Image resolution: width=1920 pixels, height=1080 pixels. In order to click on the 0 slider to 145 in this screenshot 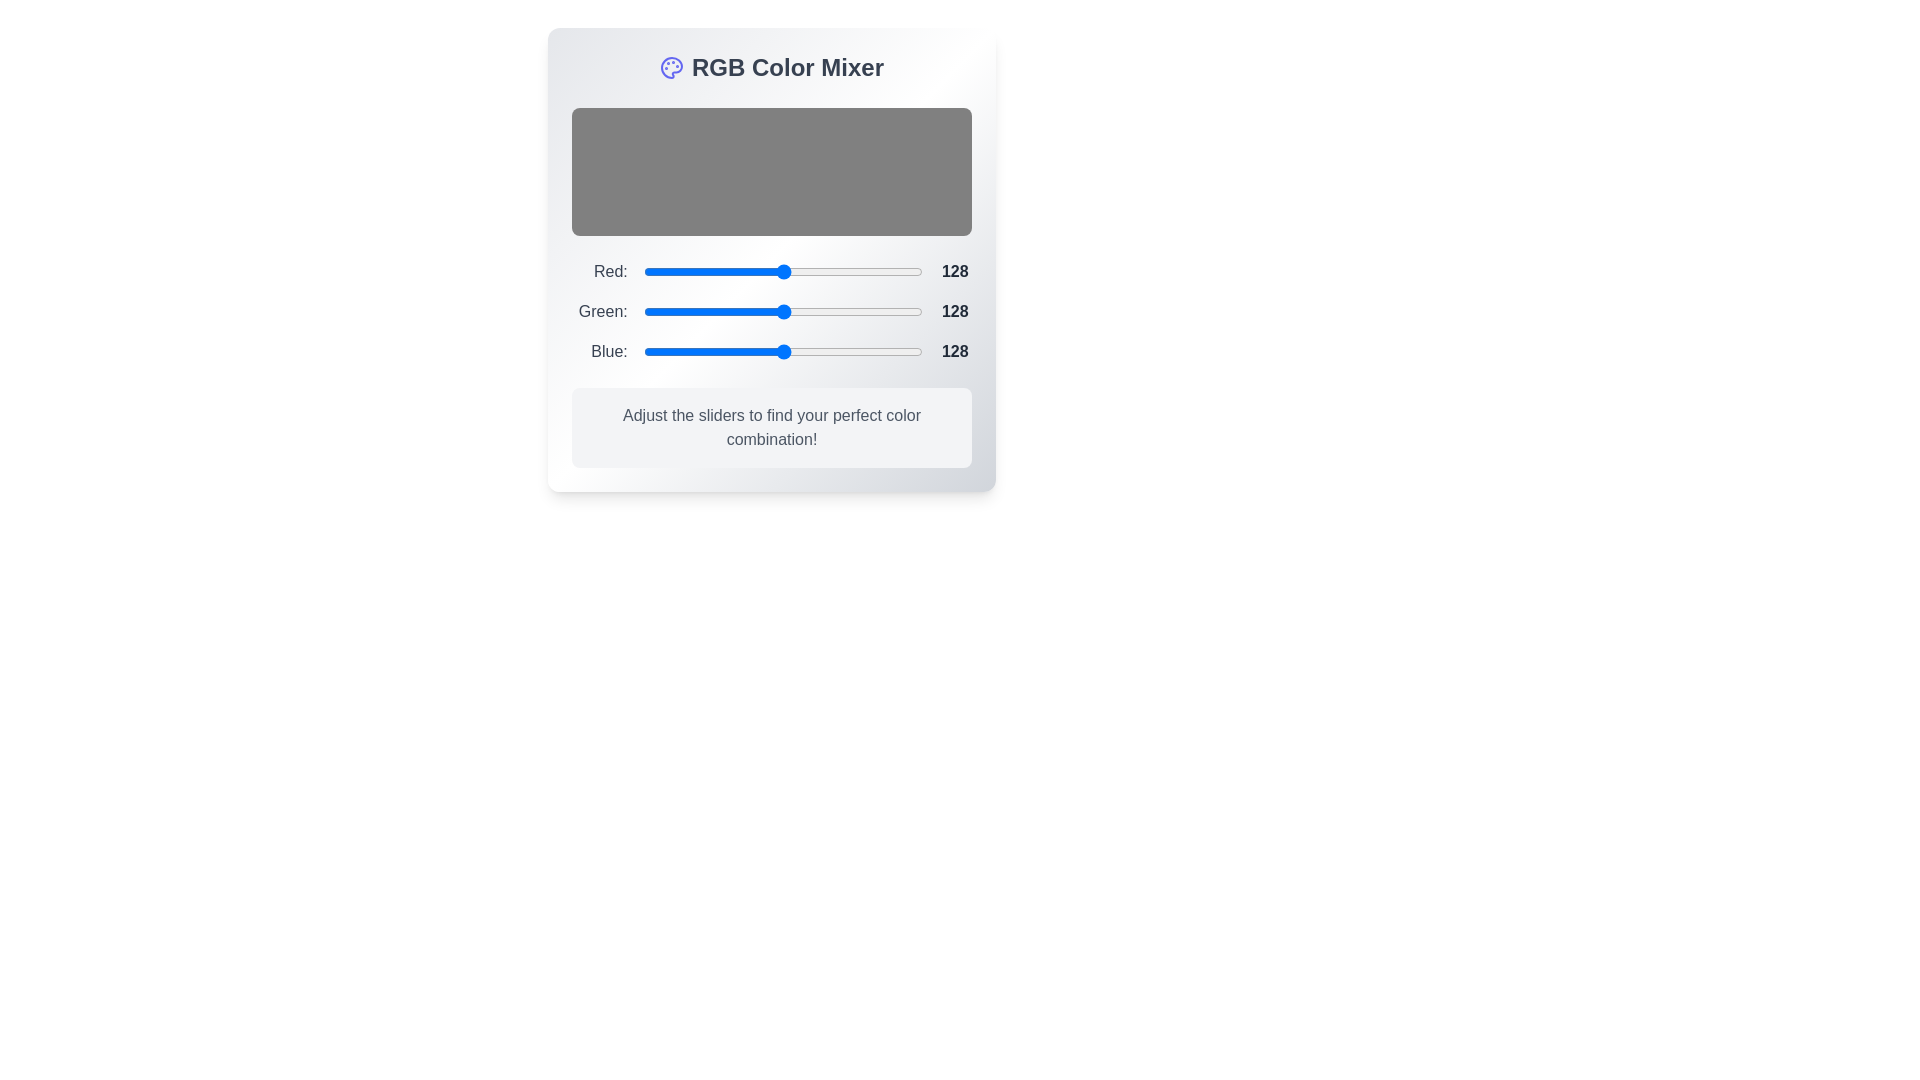, I will do `click(802, 272)`.